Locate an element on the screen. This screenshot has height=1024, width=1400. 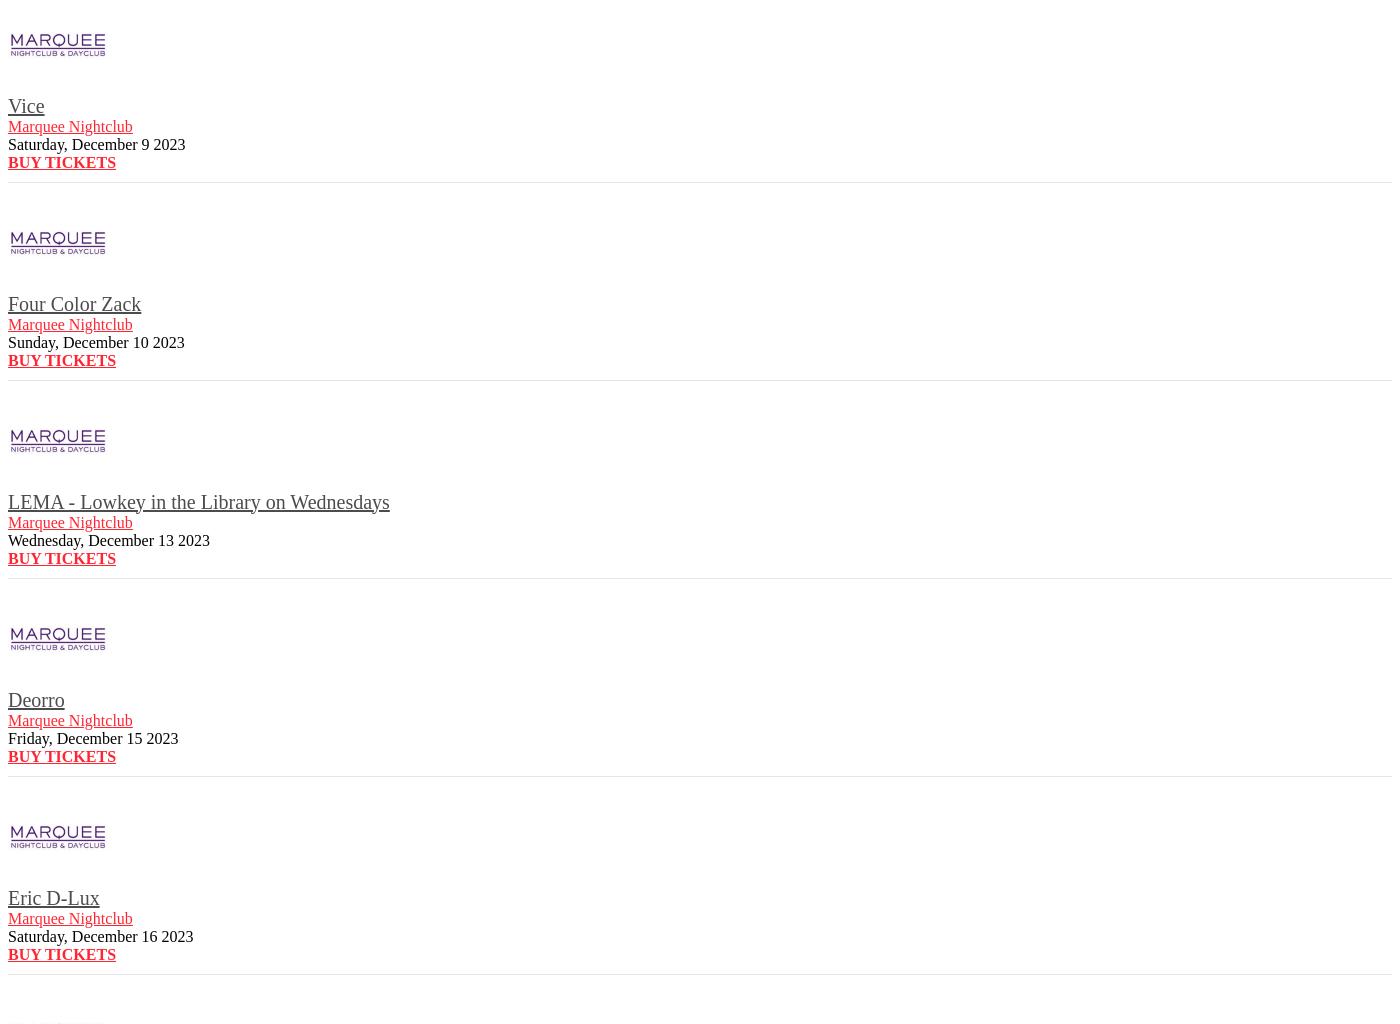
'Vice' is located at coordinates (26, 104).